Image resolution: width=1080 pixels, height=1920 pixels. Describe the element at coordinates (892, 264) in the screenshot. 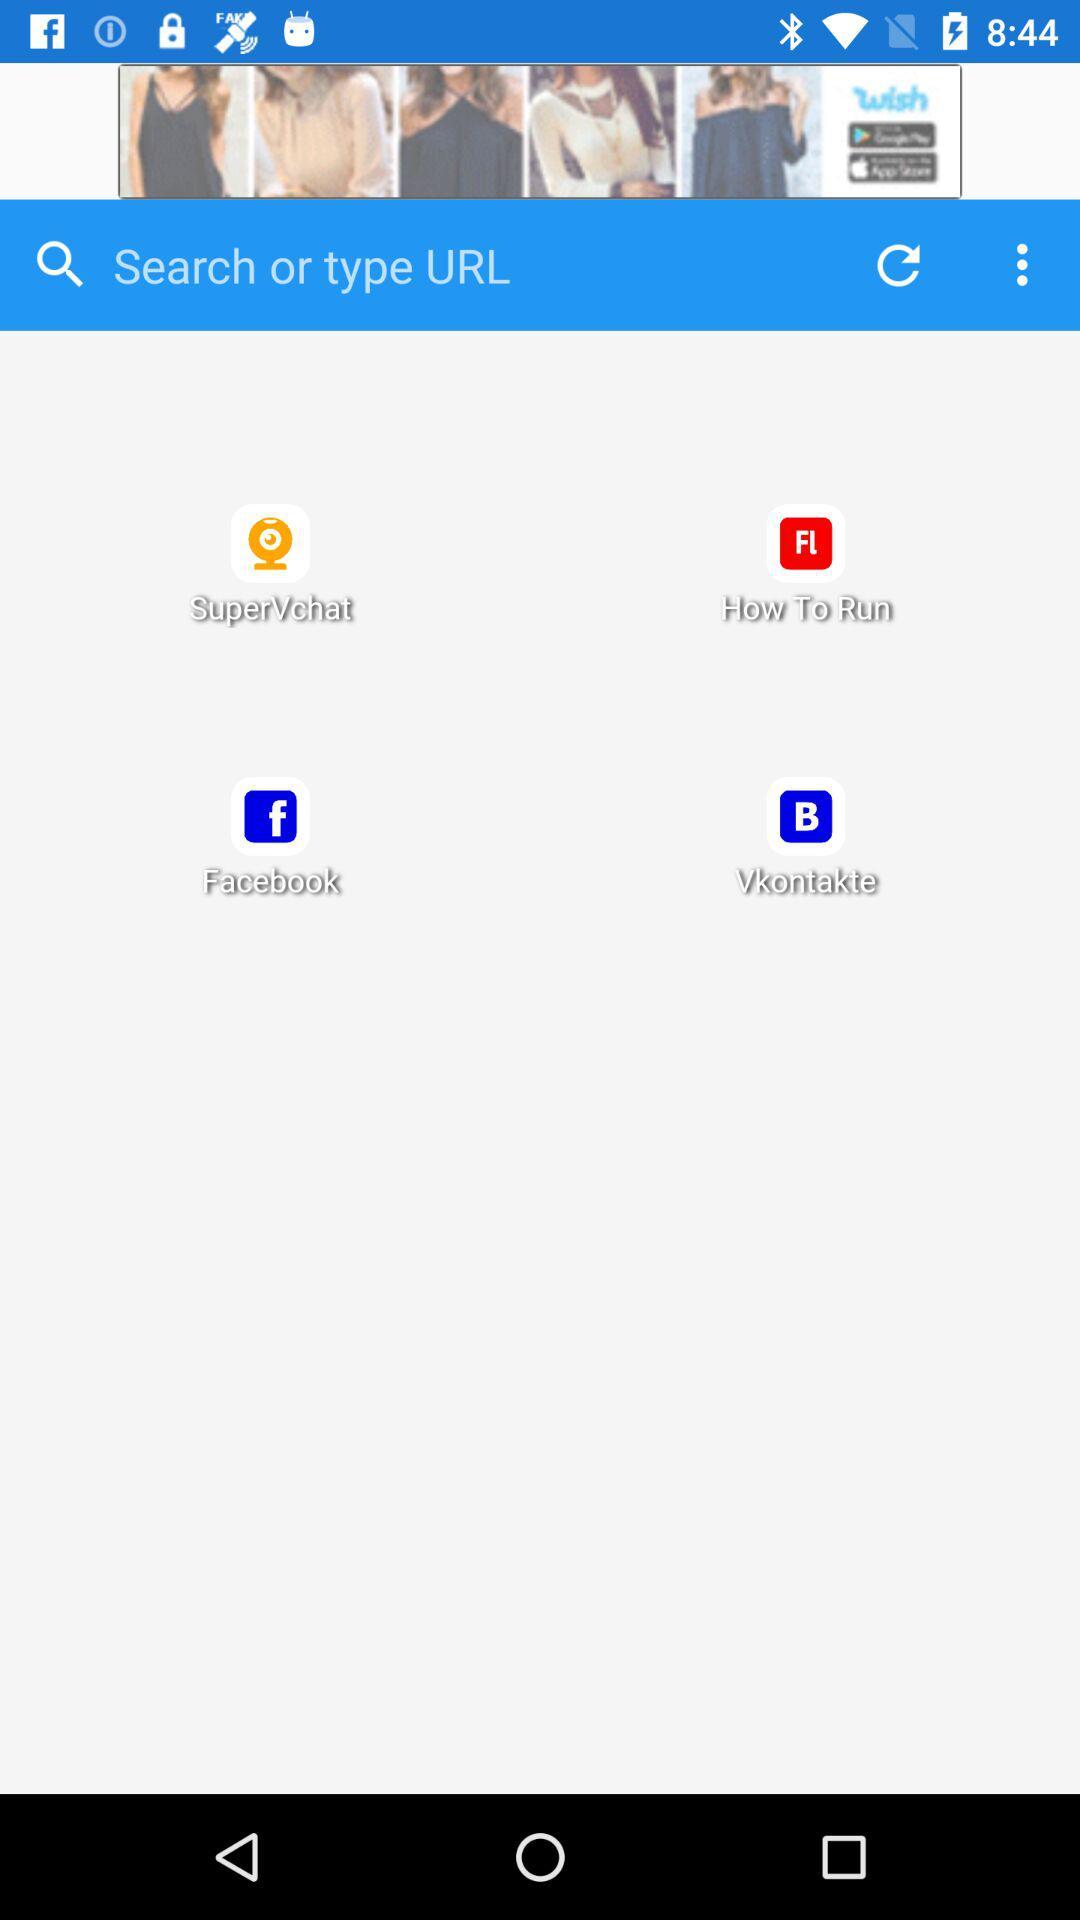

I see `reload` at that location.